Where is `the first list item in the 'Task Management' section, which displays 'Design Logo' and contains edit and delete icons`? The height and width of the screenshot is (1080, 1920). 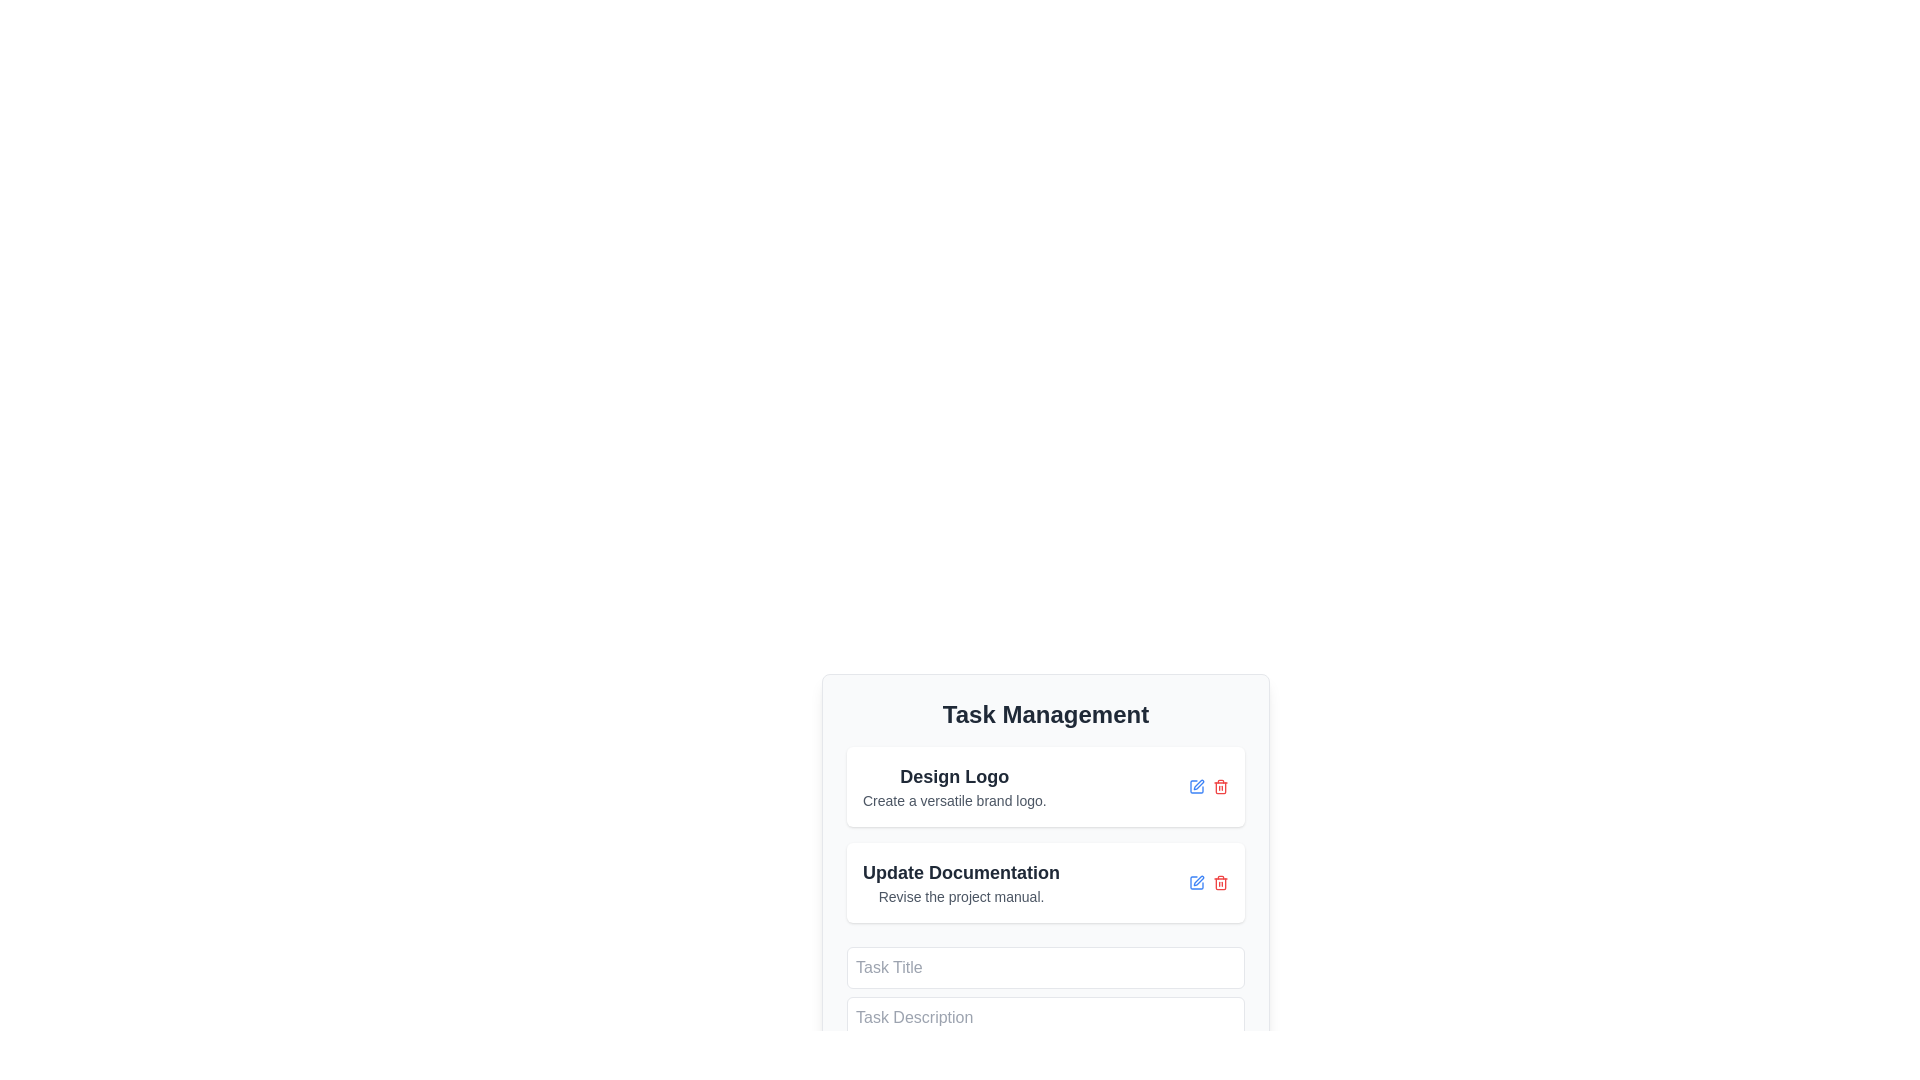 the first list item in the 'Task Management' section, which displays 'Design Logo' and contains edit and delete icons is located at coordinates (1045, 785).